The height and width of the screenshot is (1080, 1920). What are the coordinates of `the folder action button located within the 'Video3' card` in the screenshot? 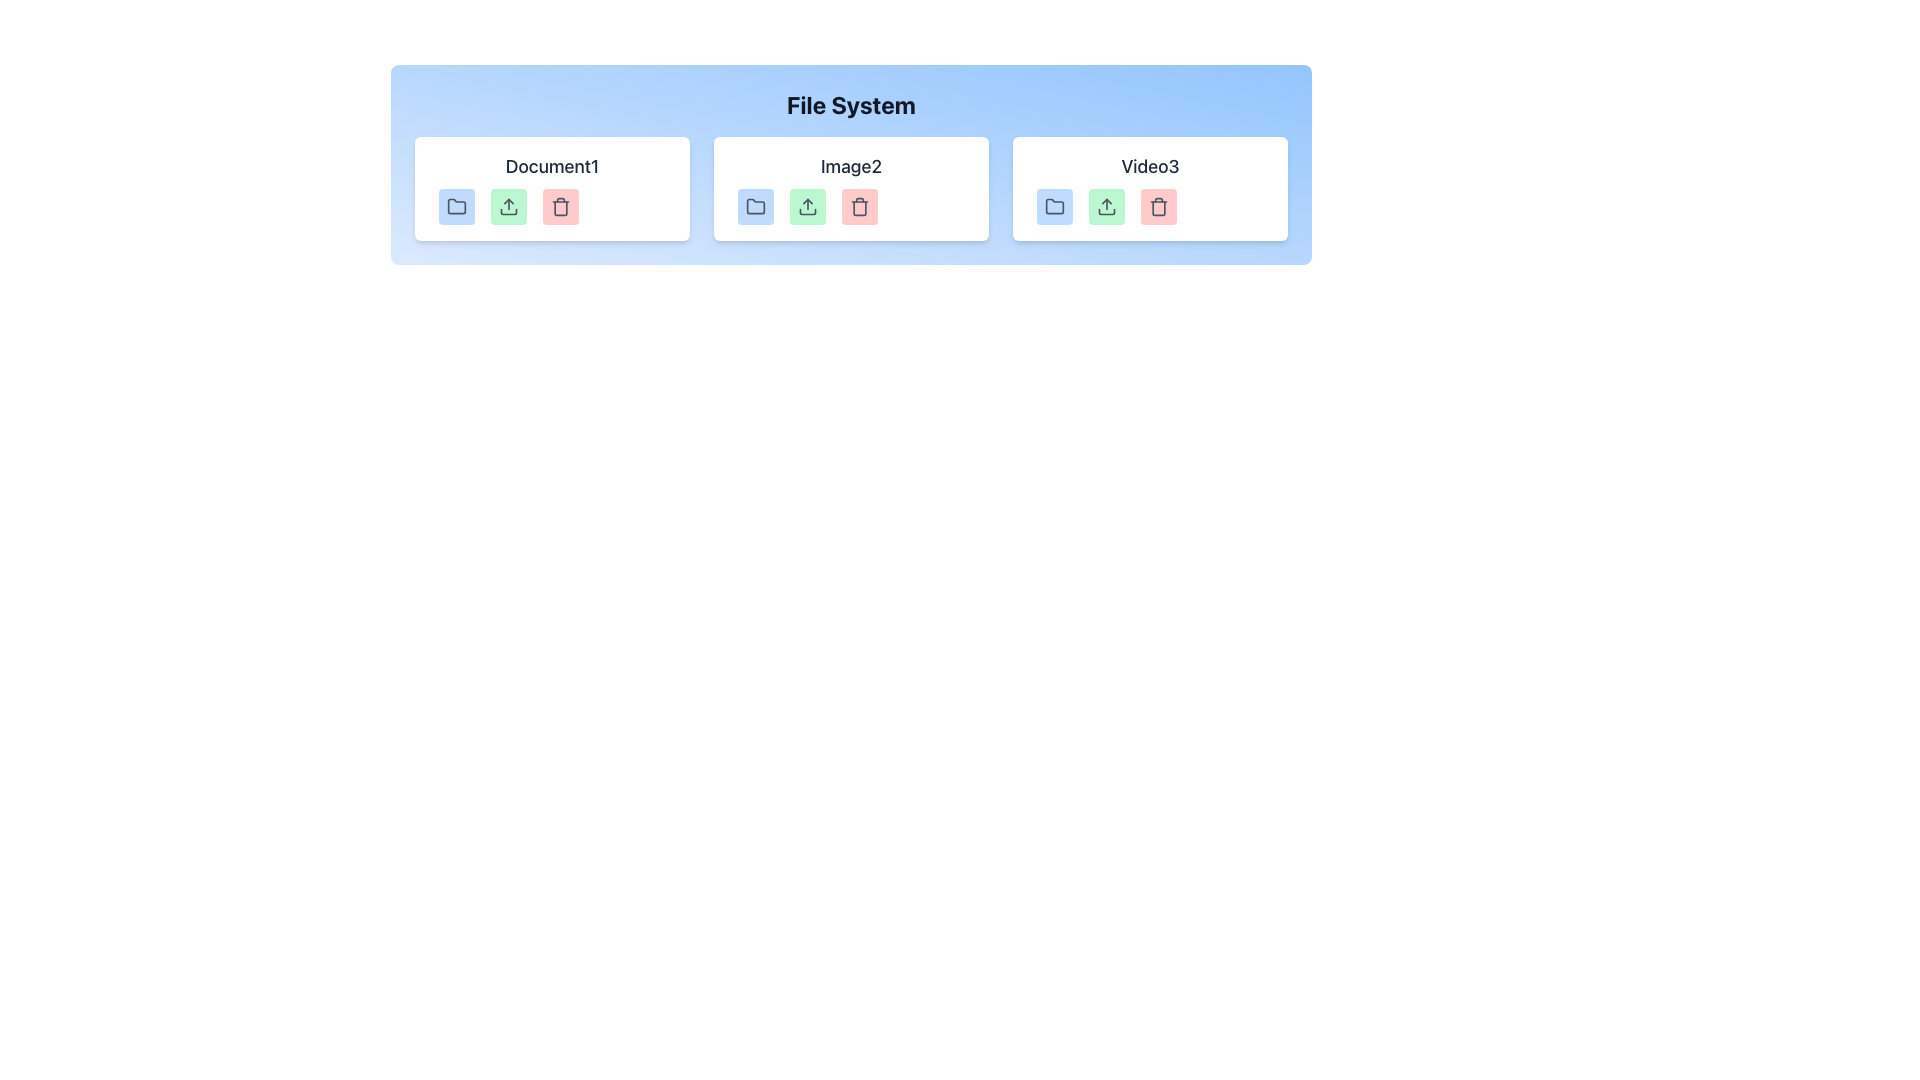 It's located at (1054, 207).